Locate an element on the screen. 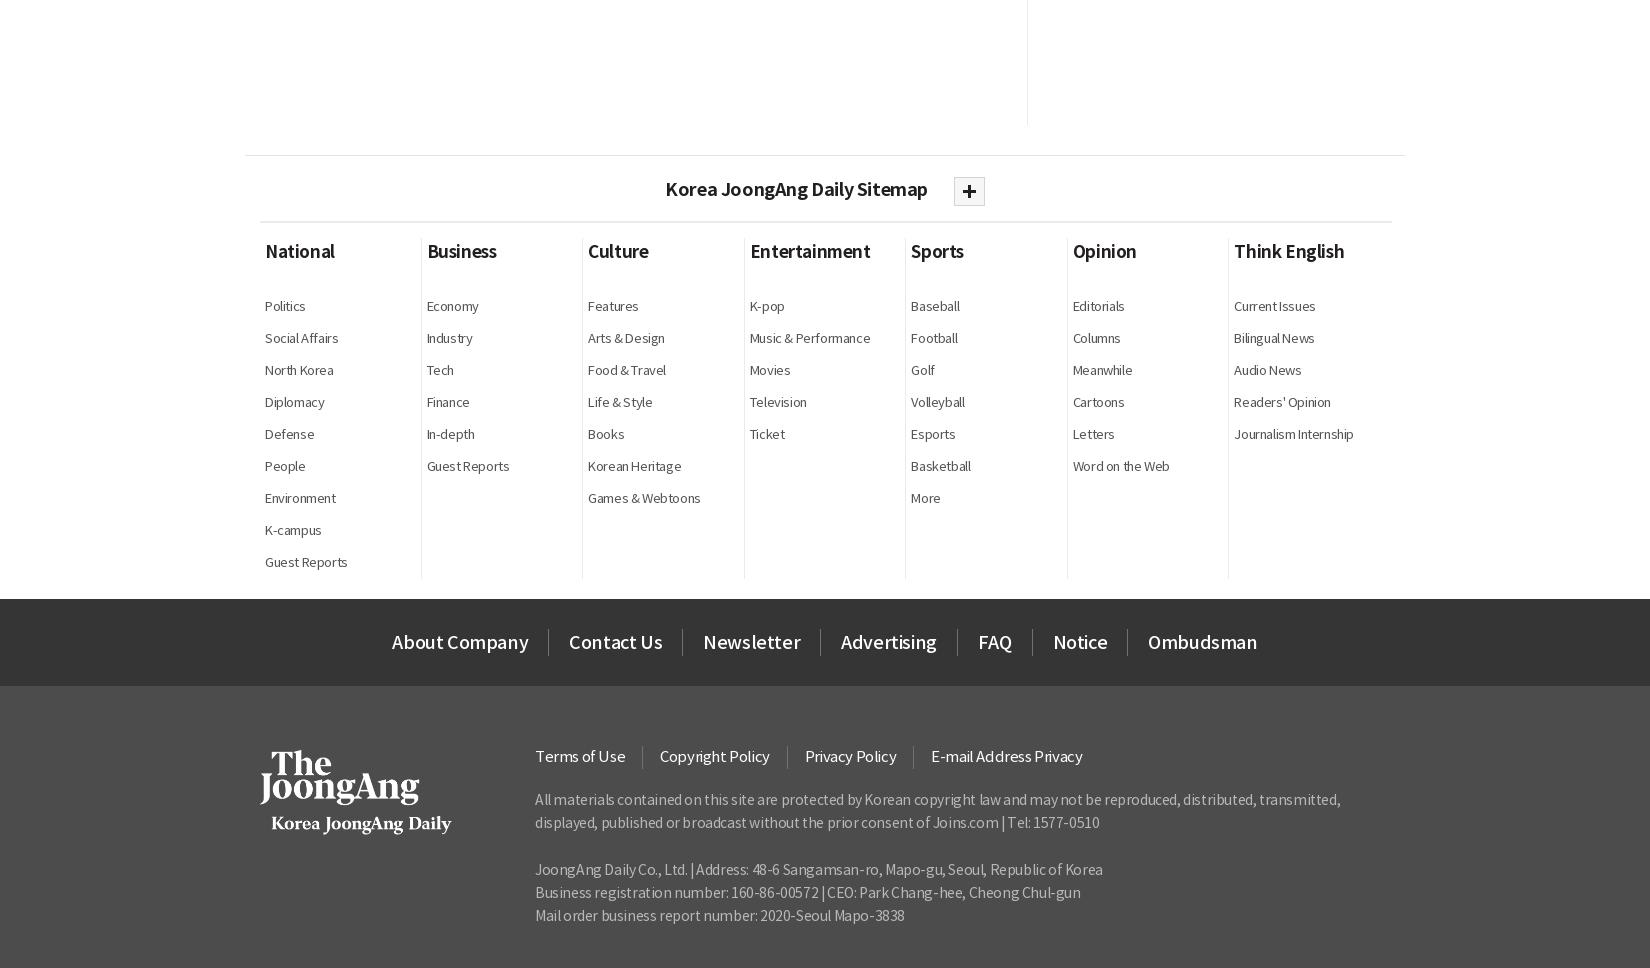 Image resolution: width=1650 pixels, height=968 pixels. 'Sports' is located at coordinates (937, 251).